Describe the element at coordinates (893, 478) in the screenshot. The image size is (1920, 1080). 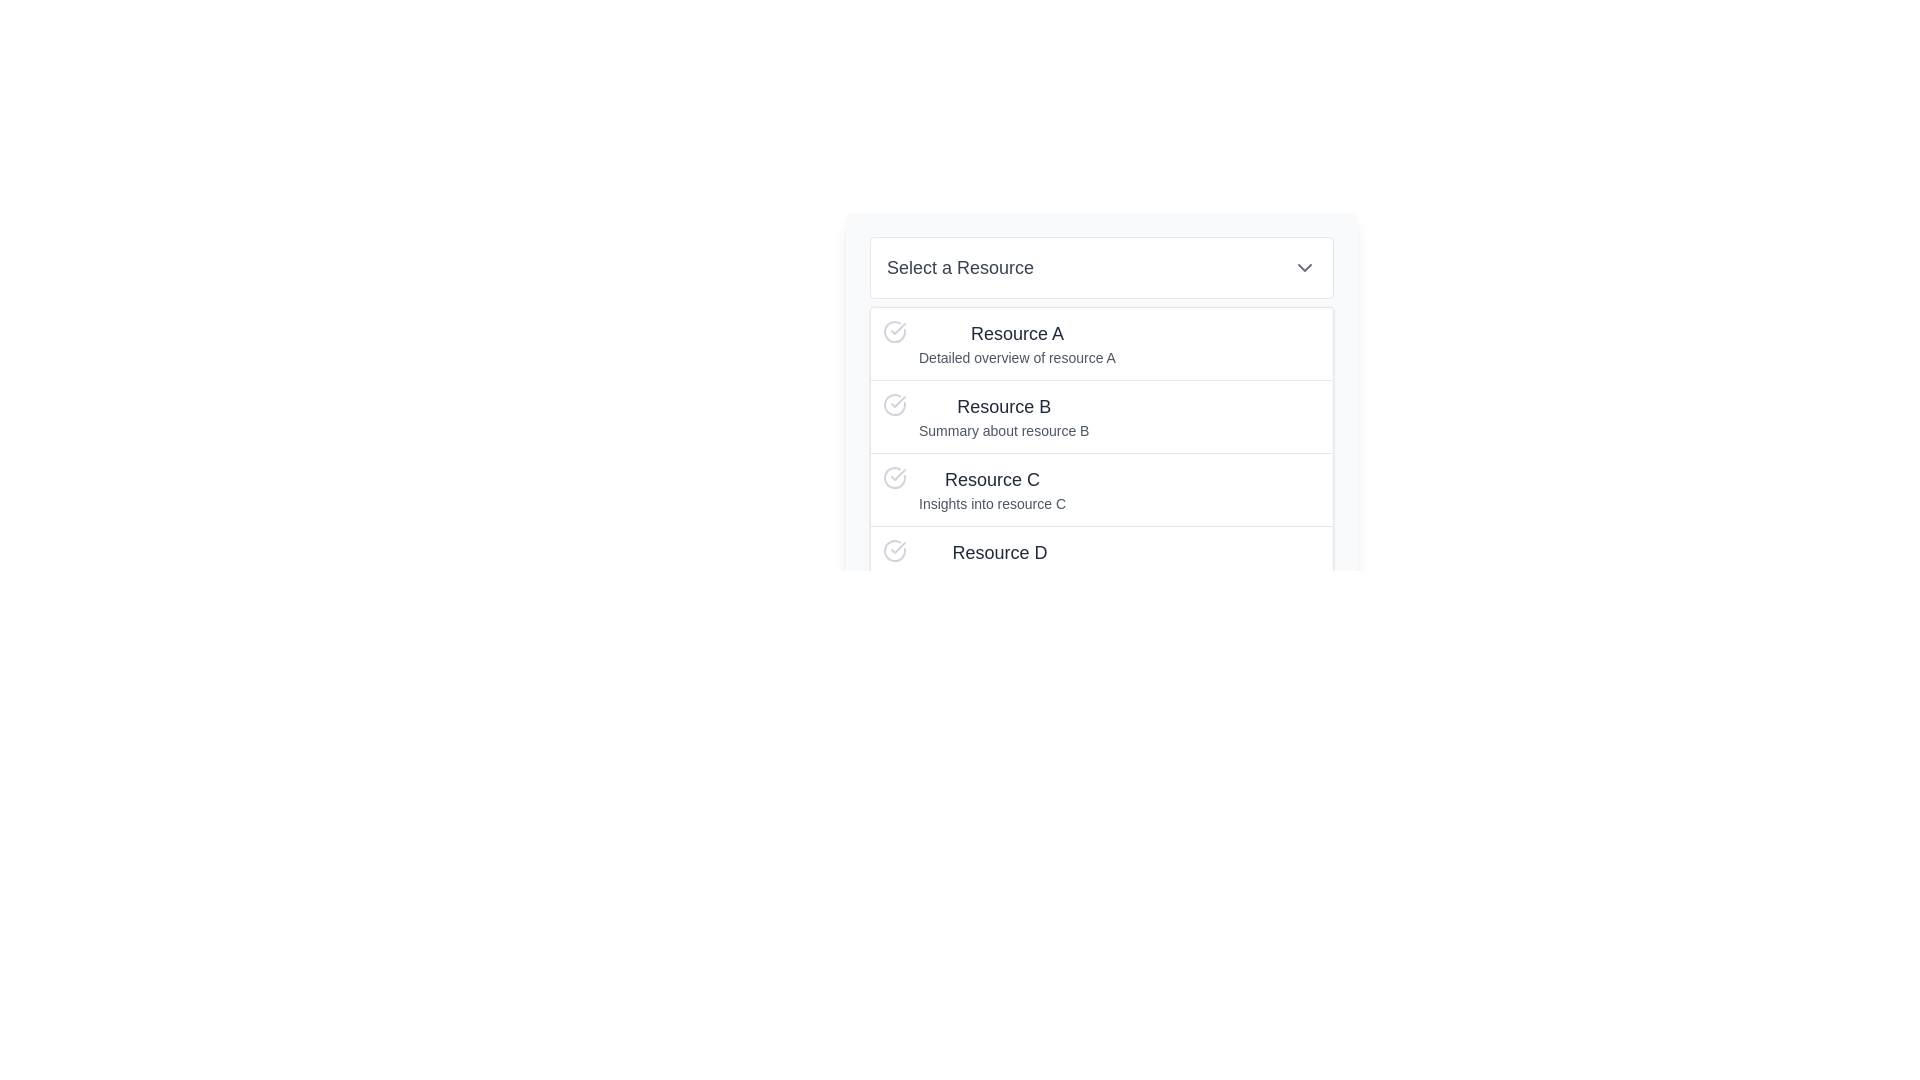
I see `the icon with a circular outline and checkmark inside, located to the left of the text 'Resource C' and 'Insights into resource C'` at that location.